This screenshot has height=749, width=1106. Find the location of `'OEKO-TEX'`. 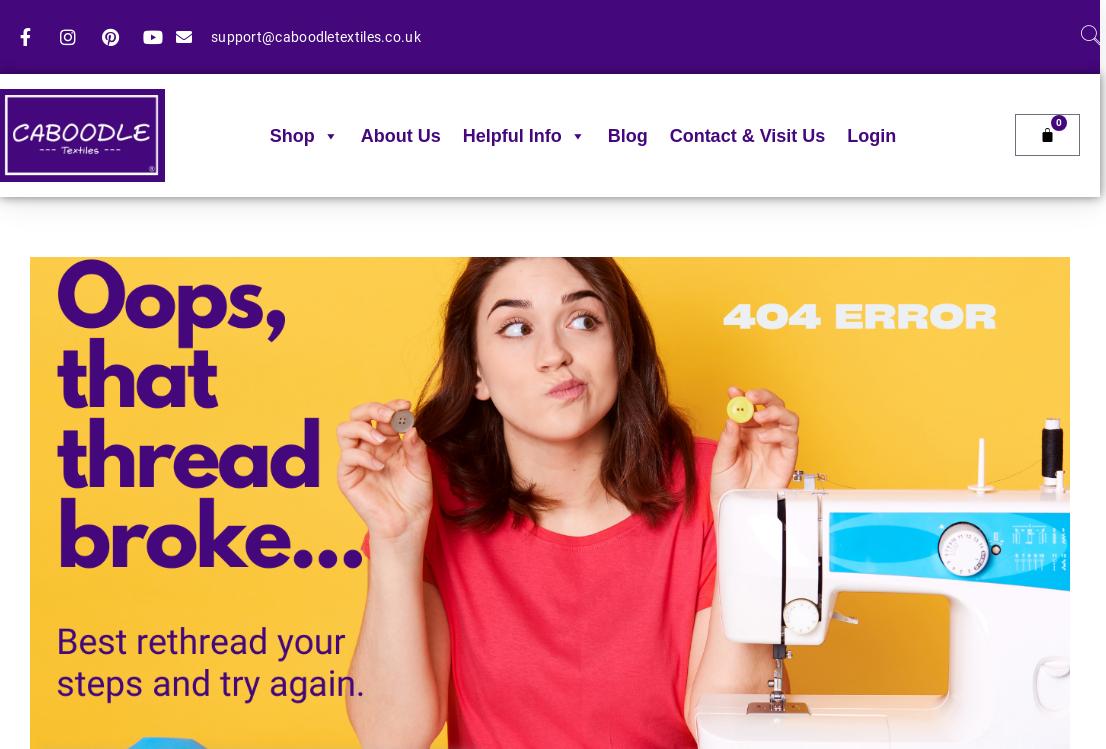

'OEKO-TEX' is located at coordinates (499, 363).